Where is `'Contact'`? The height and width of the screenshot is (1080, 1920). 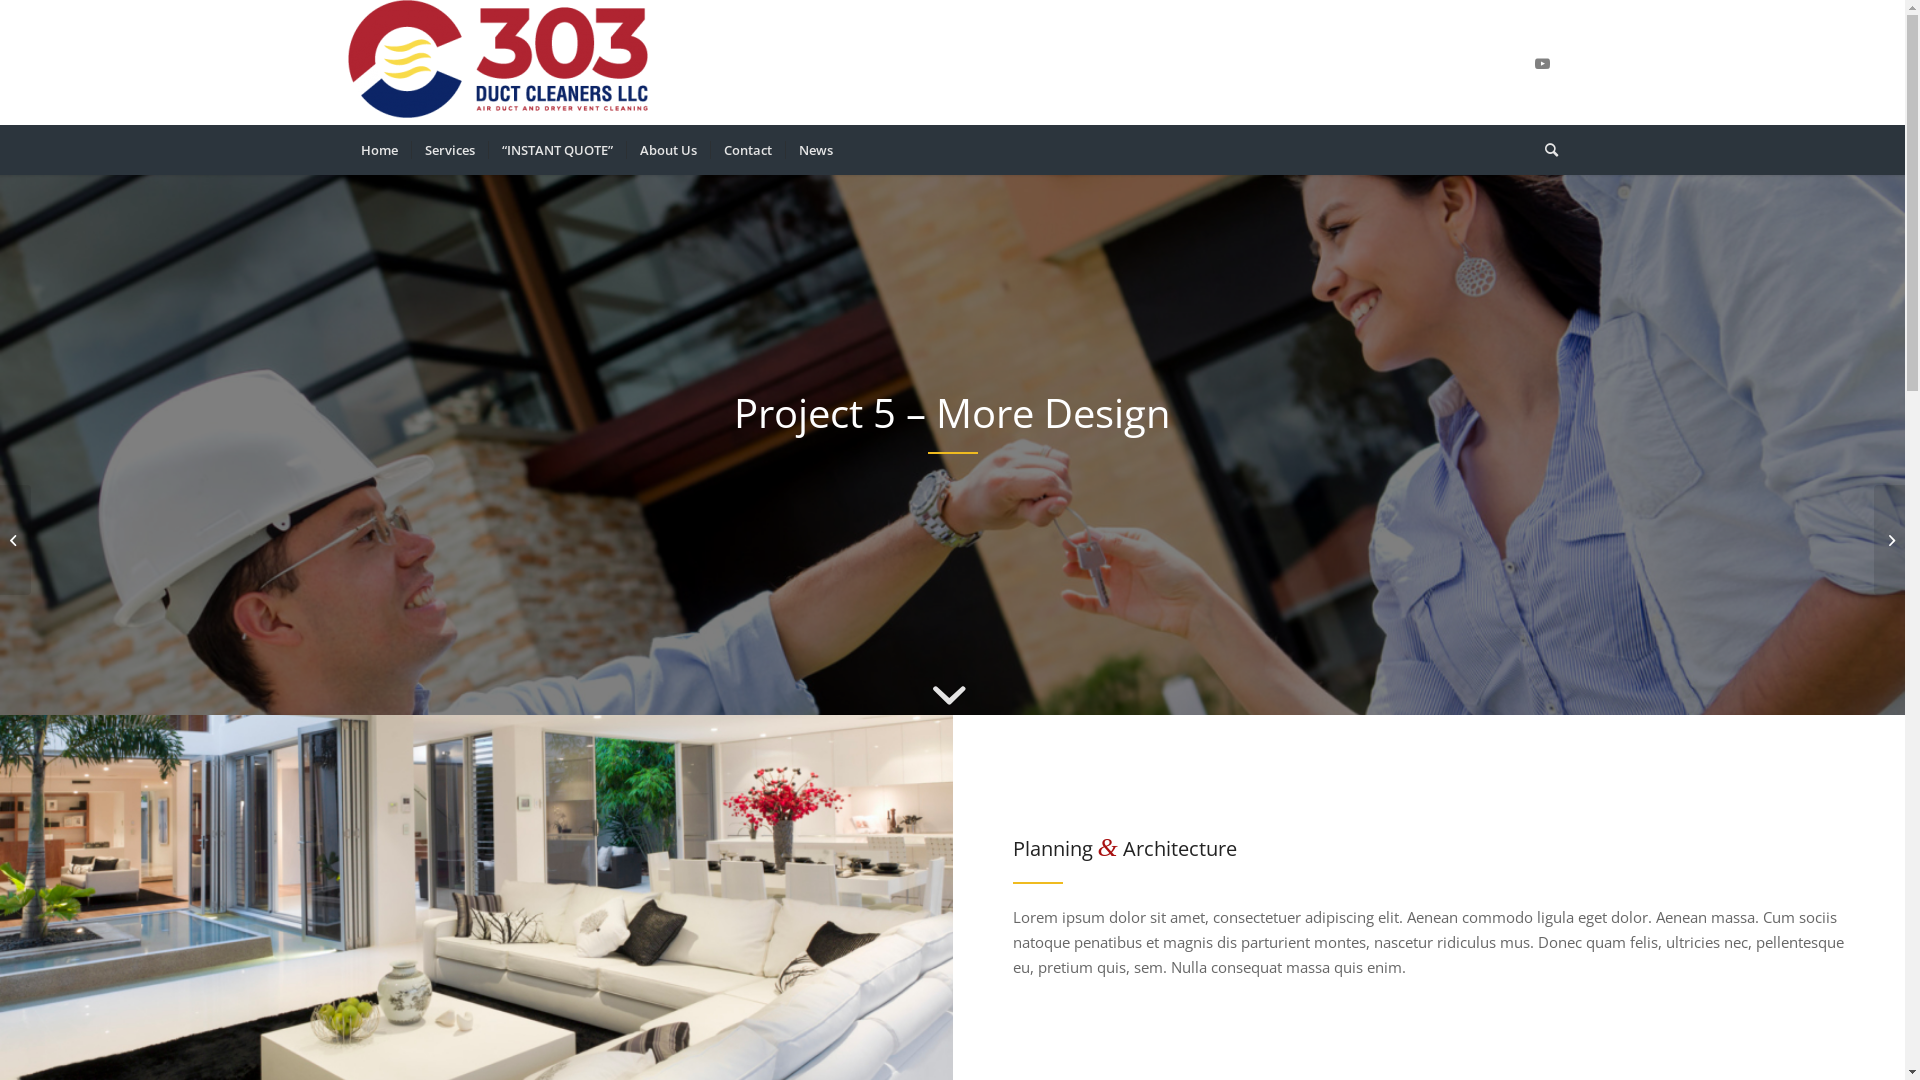
'Contact' is located at coordinates (746, 149).